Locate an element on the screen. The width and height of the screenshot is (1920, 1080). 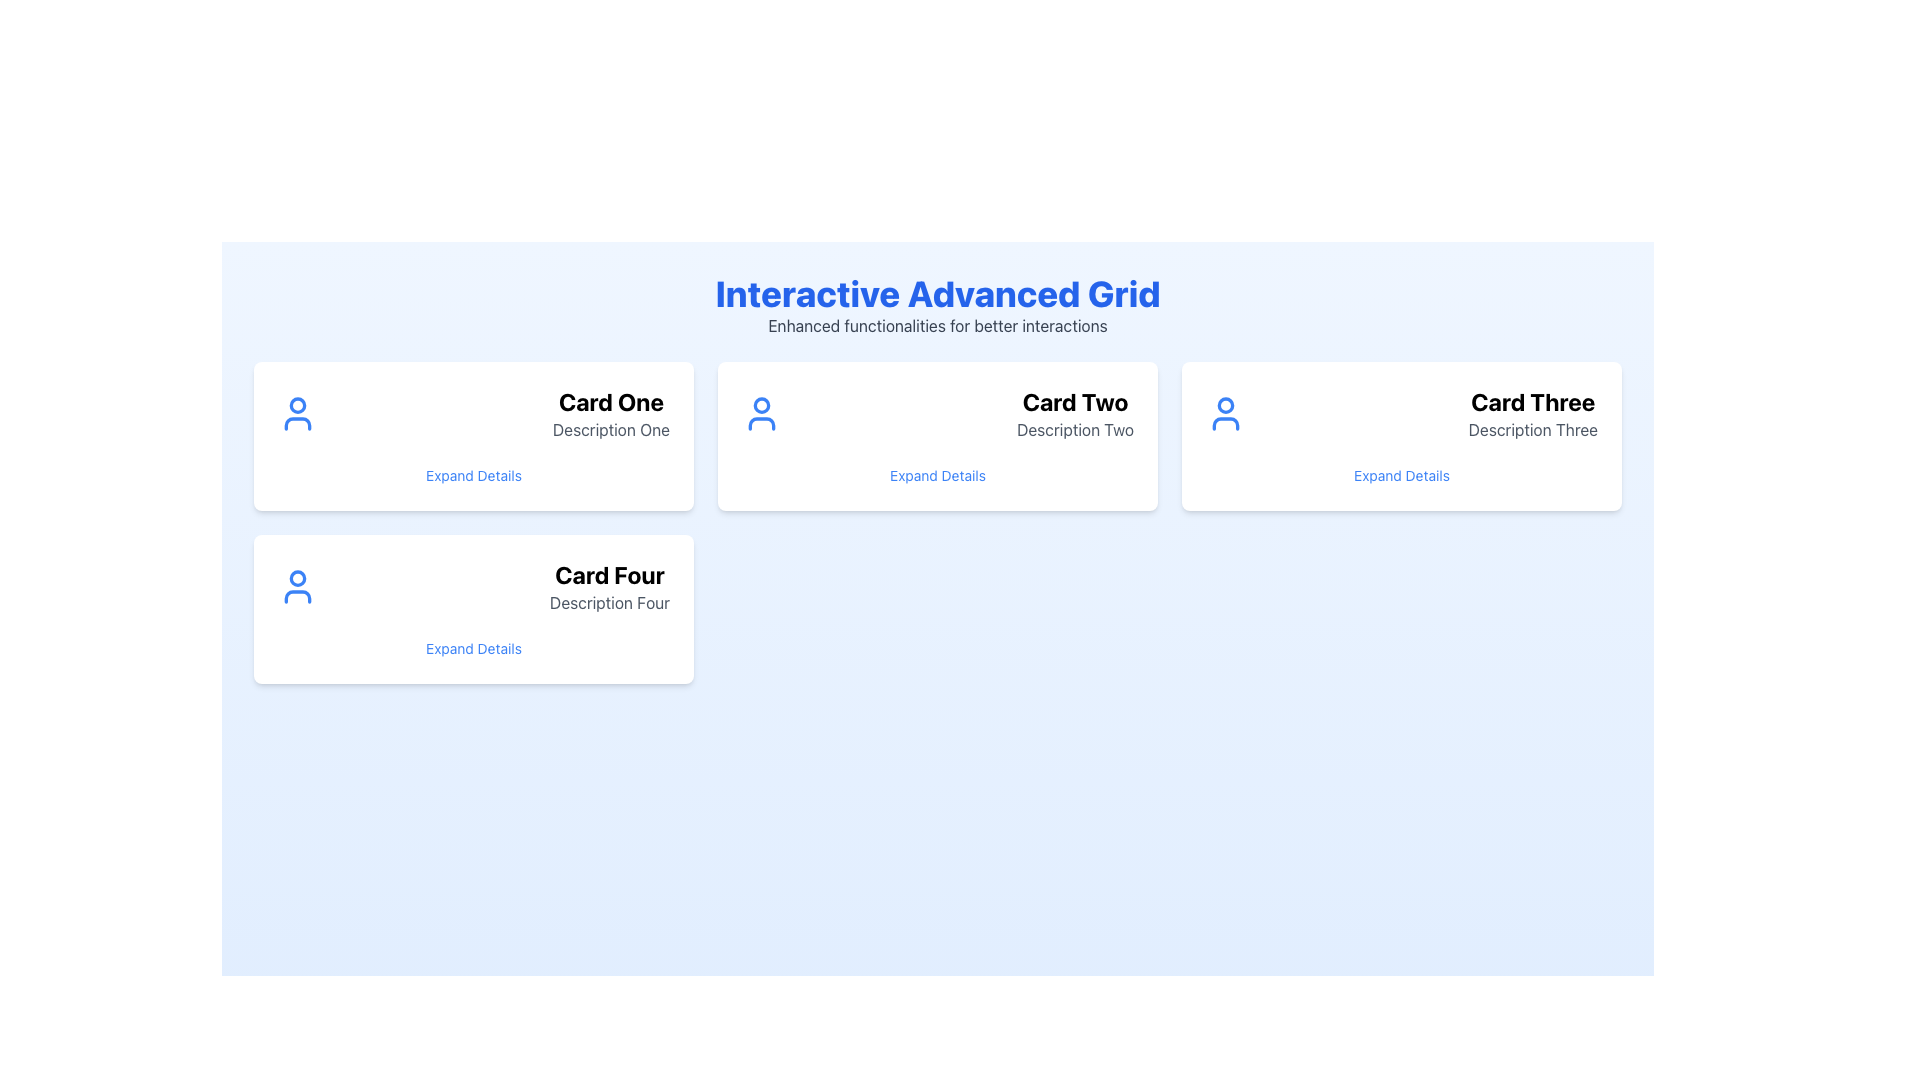
the title text label located in the top-right card of the grid layout, positioned above 'Description Two' is located at coordinates (1074, 401).